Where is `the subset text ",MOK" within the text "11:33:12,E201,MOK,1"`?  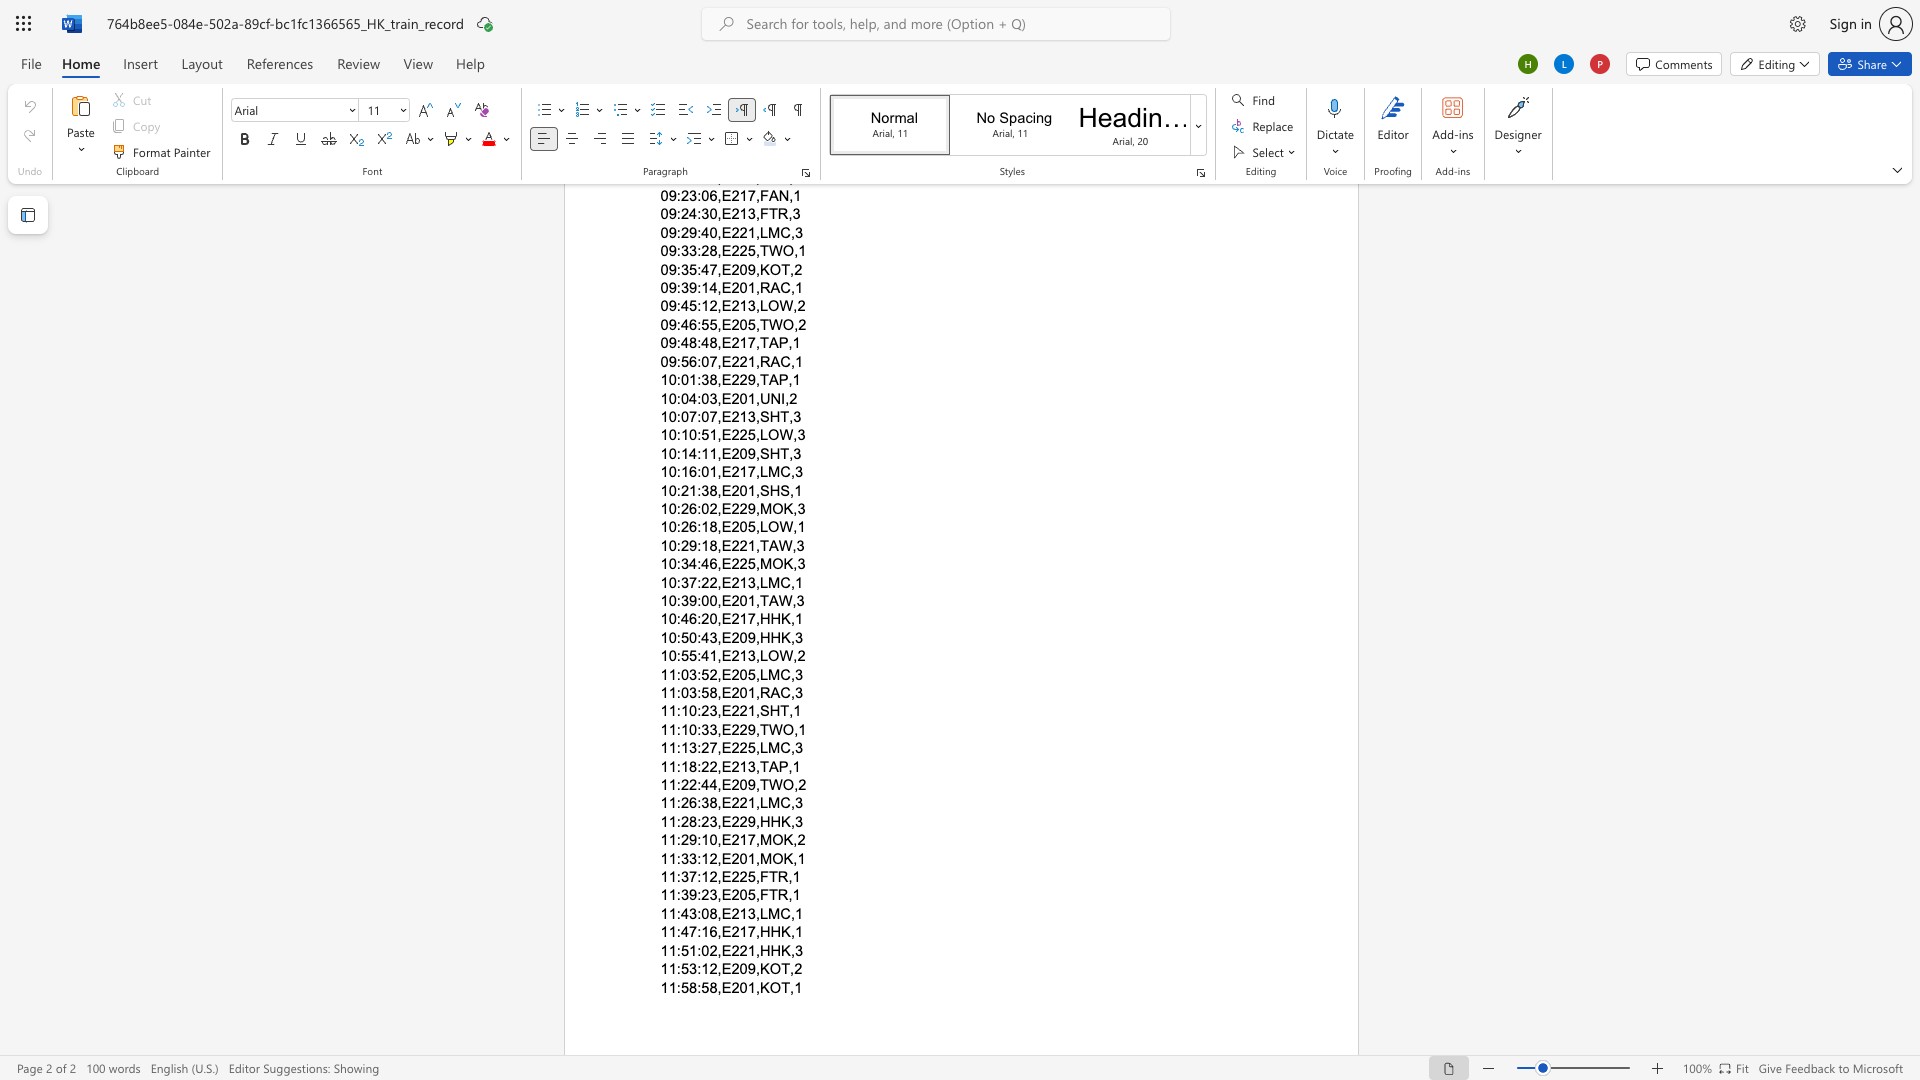 the subset text ",MOK" within the text "11:33:12,E201,MOK,1" is located at coordinates (754, 857).